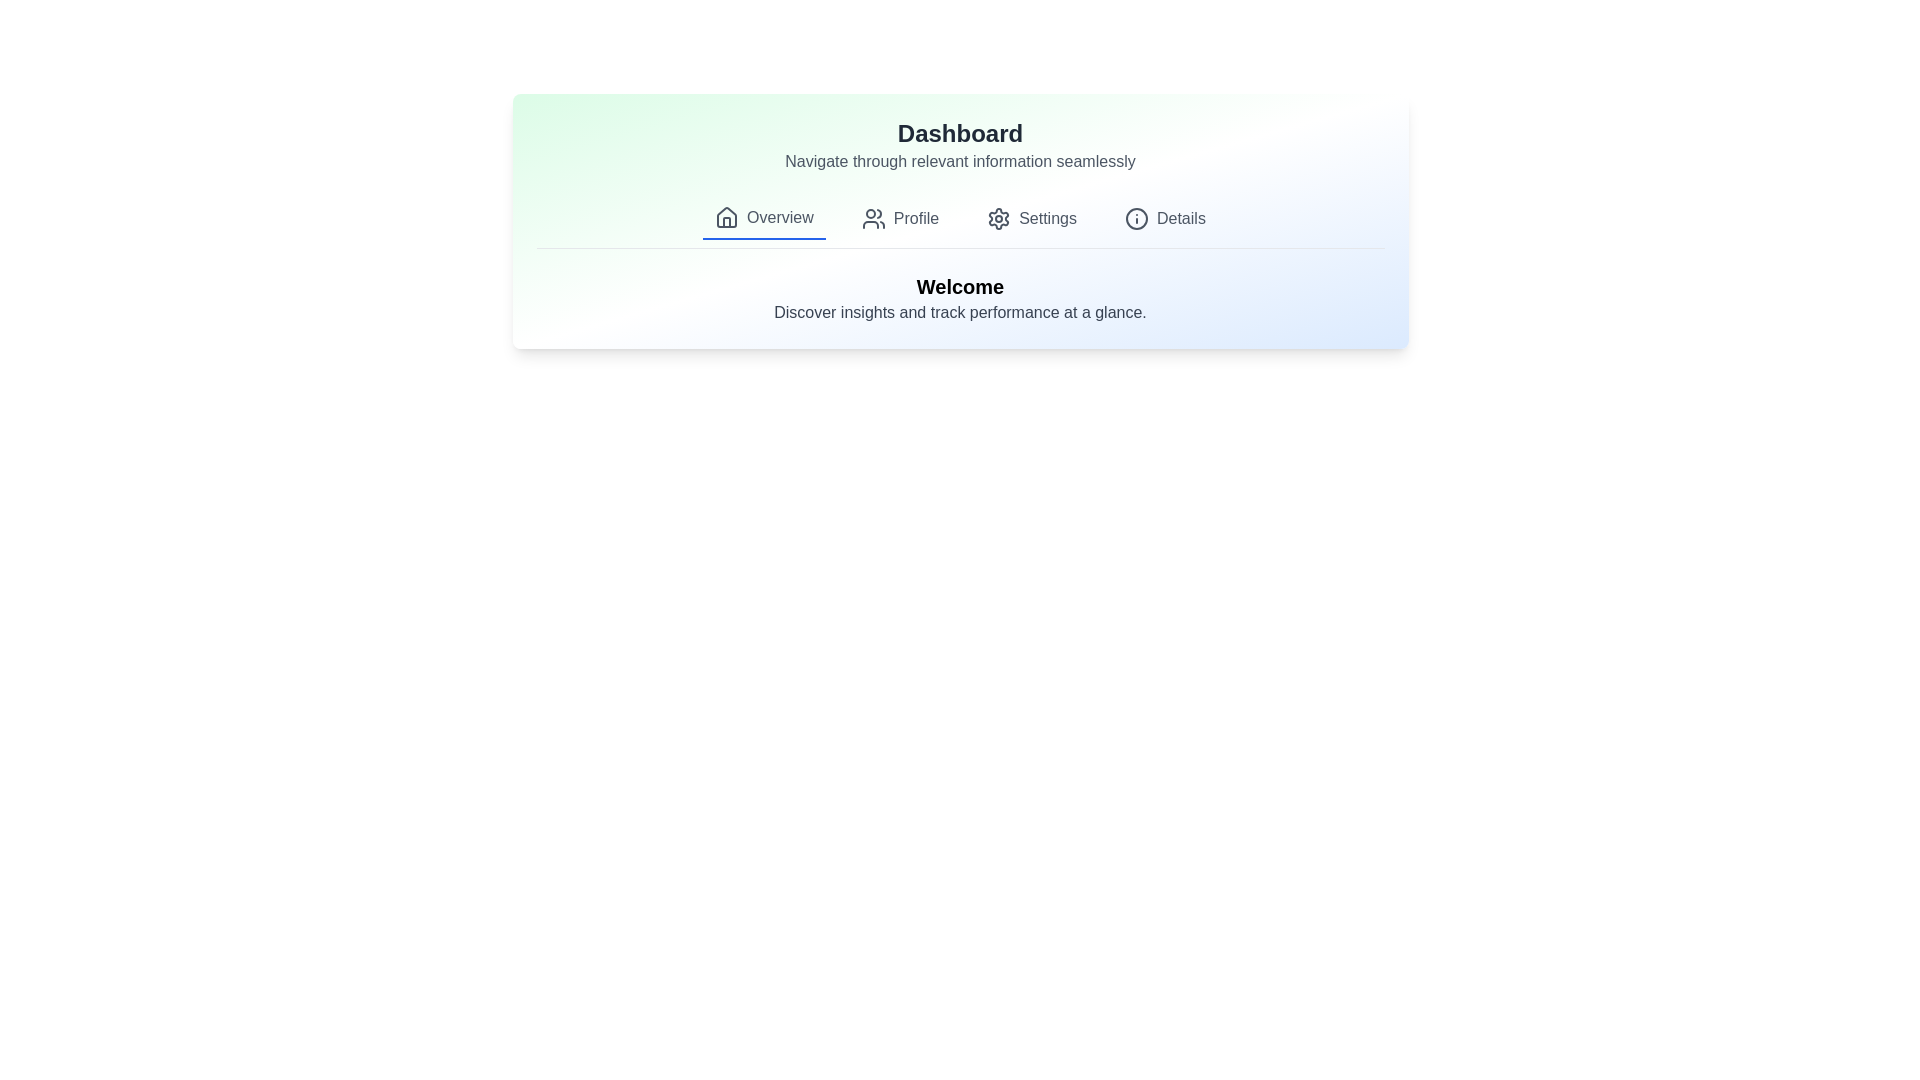 This screenshot has width=1920, height=1080. What do you see at coordinates (960, 286) in the screenshot?
I see `the prominent Header text displaying 'Welcome', which is bold and large-sized, rendered in black color, centrally located in the layout` at bounding box center [960, 286].